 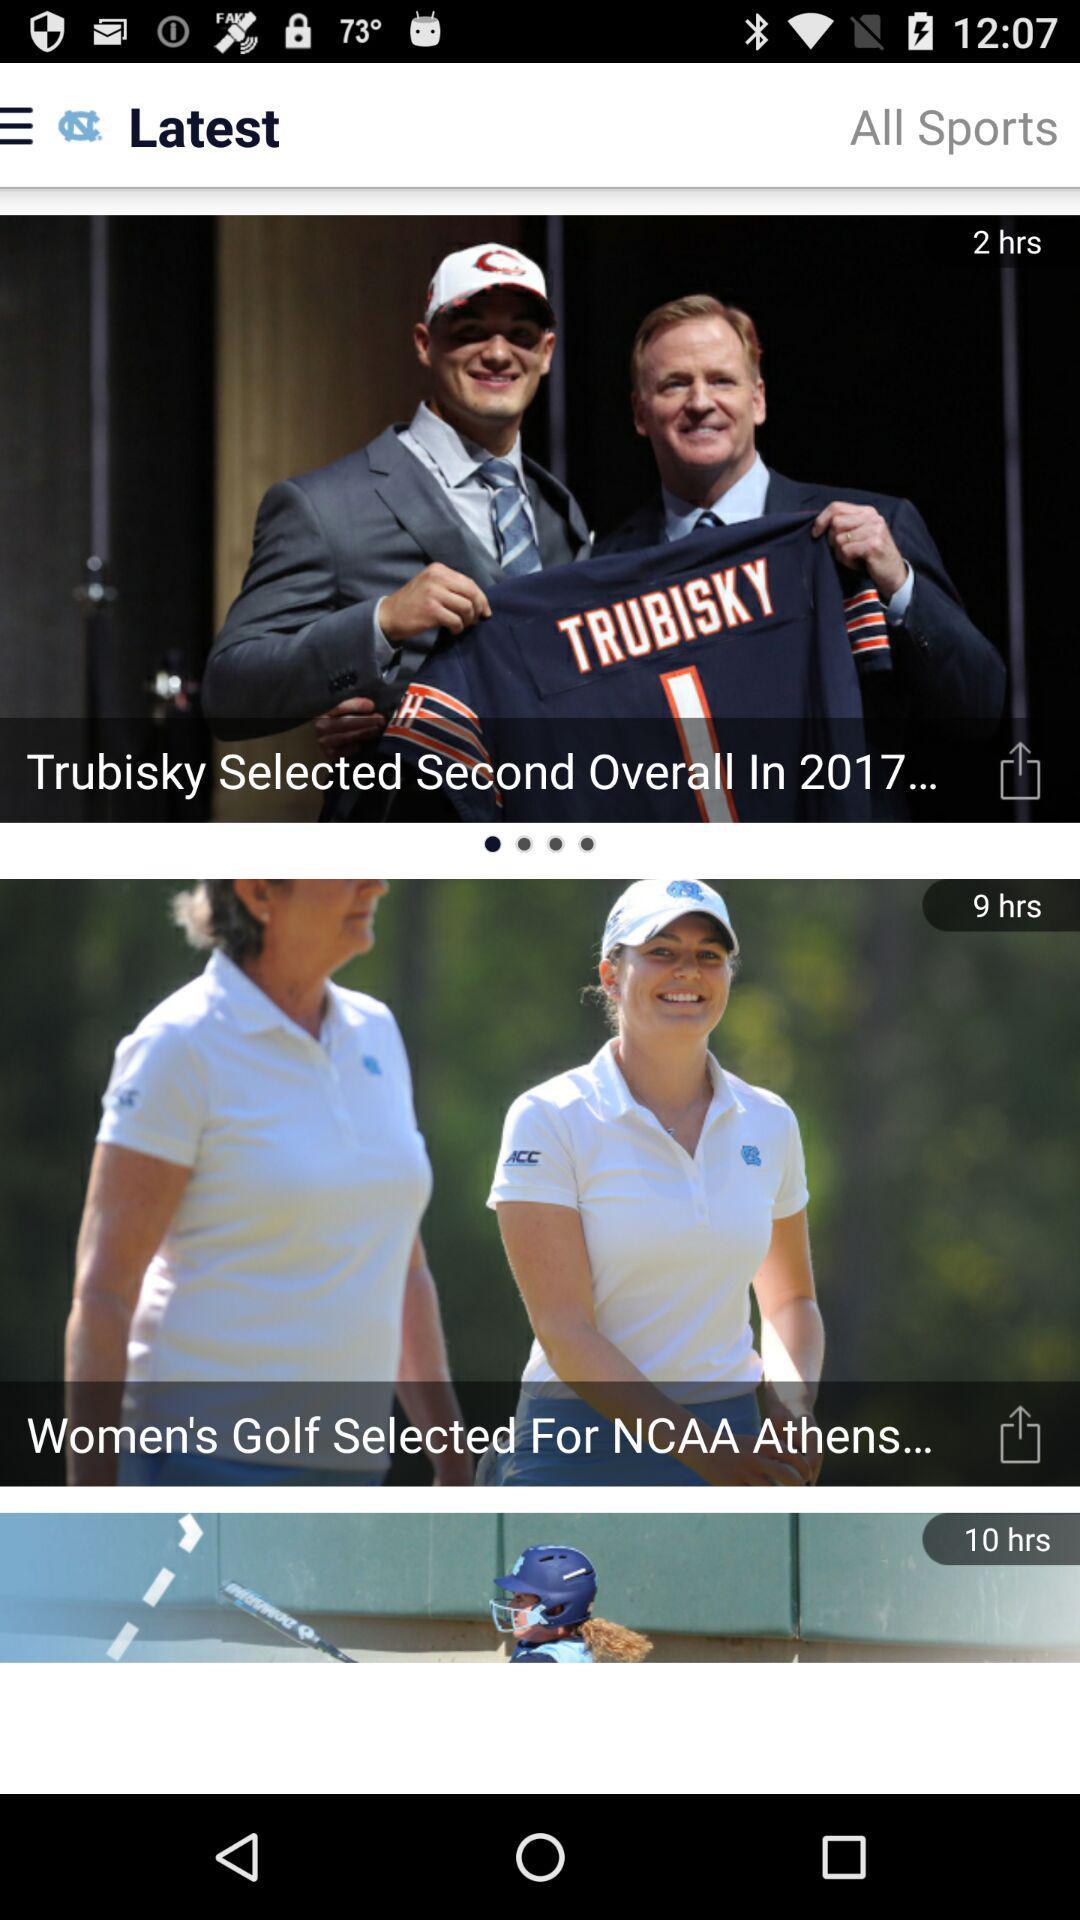 What do you see at coordinates (1020, 1433) in the screenshot?
I see `upload` at bounding box center [1020, 1433].